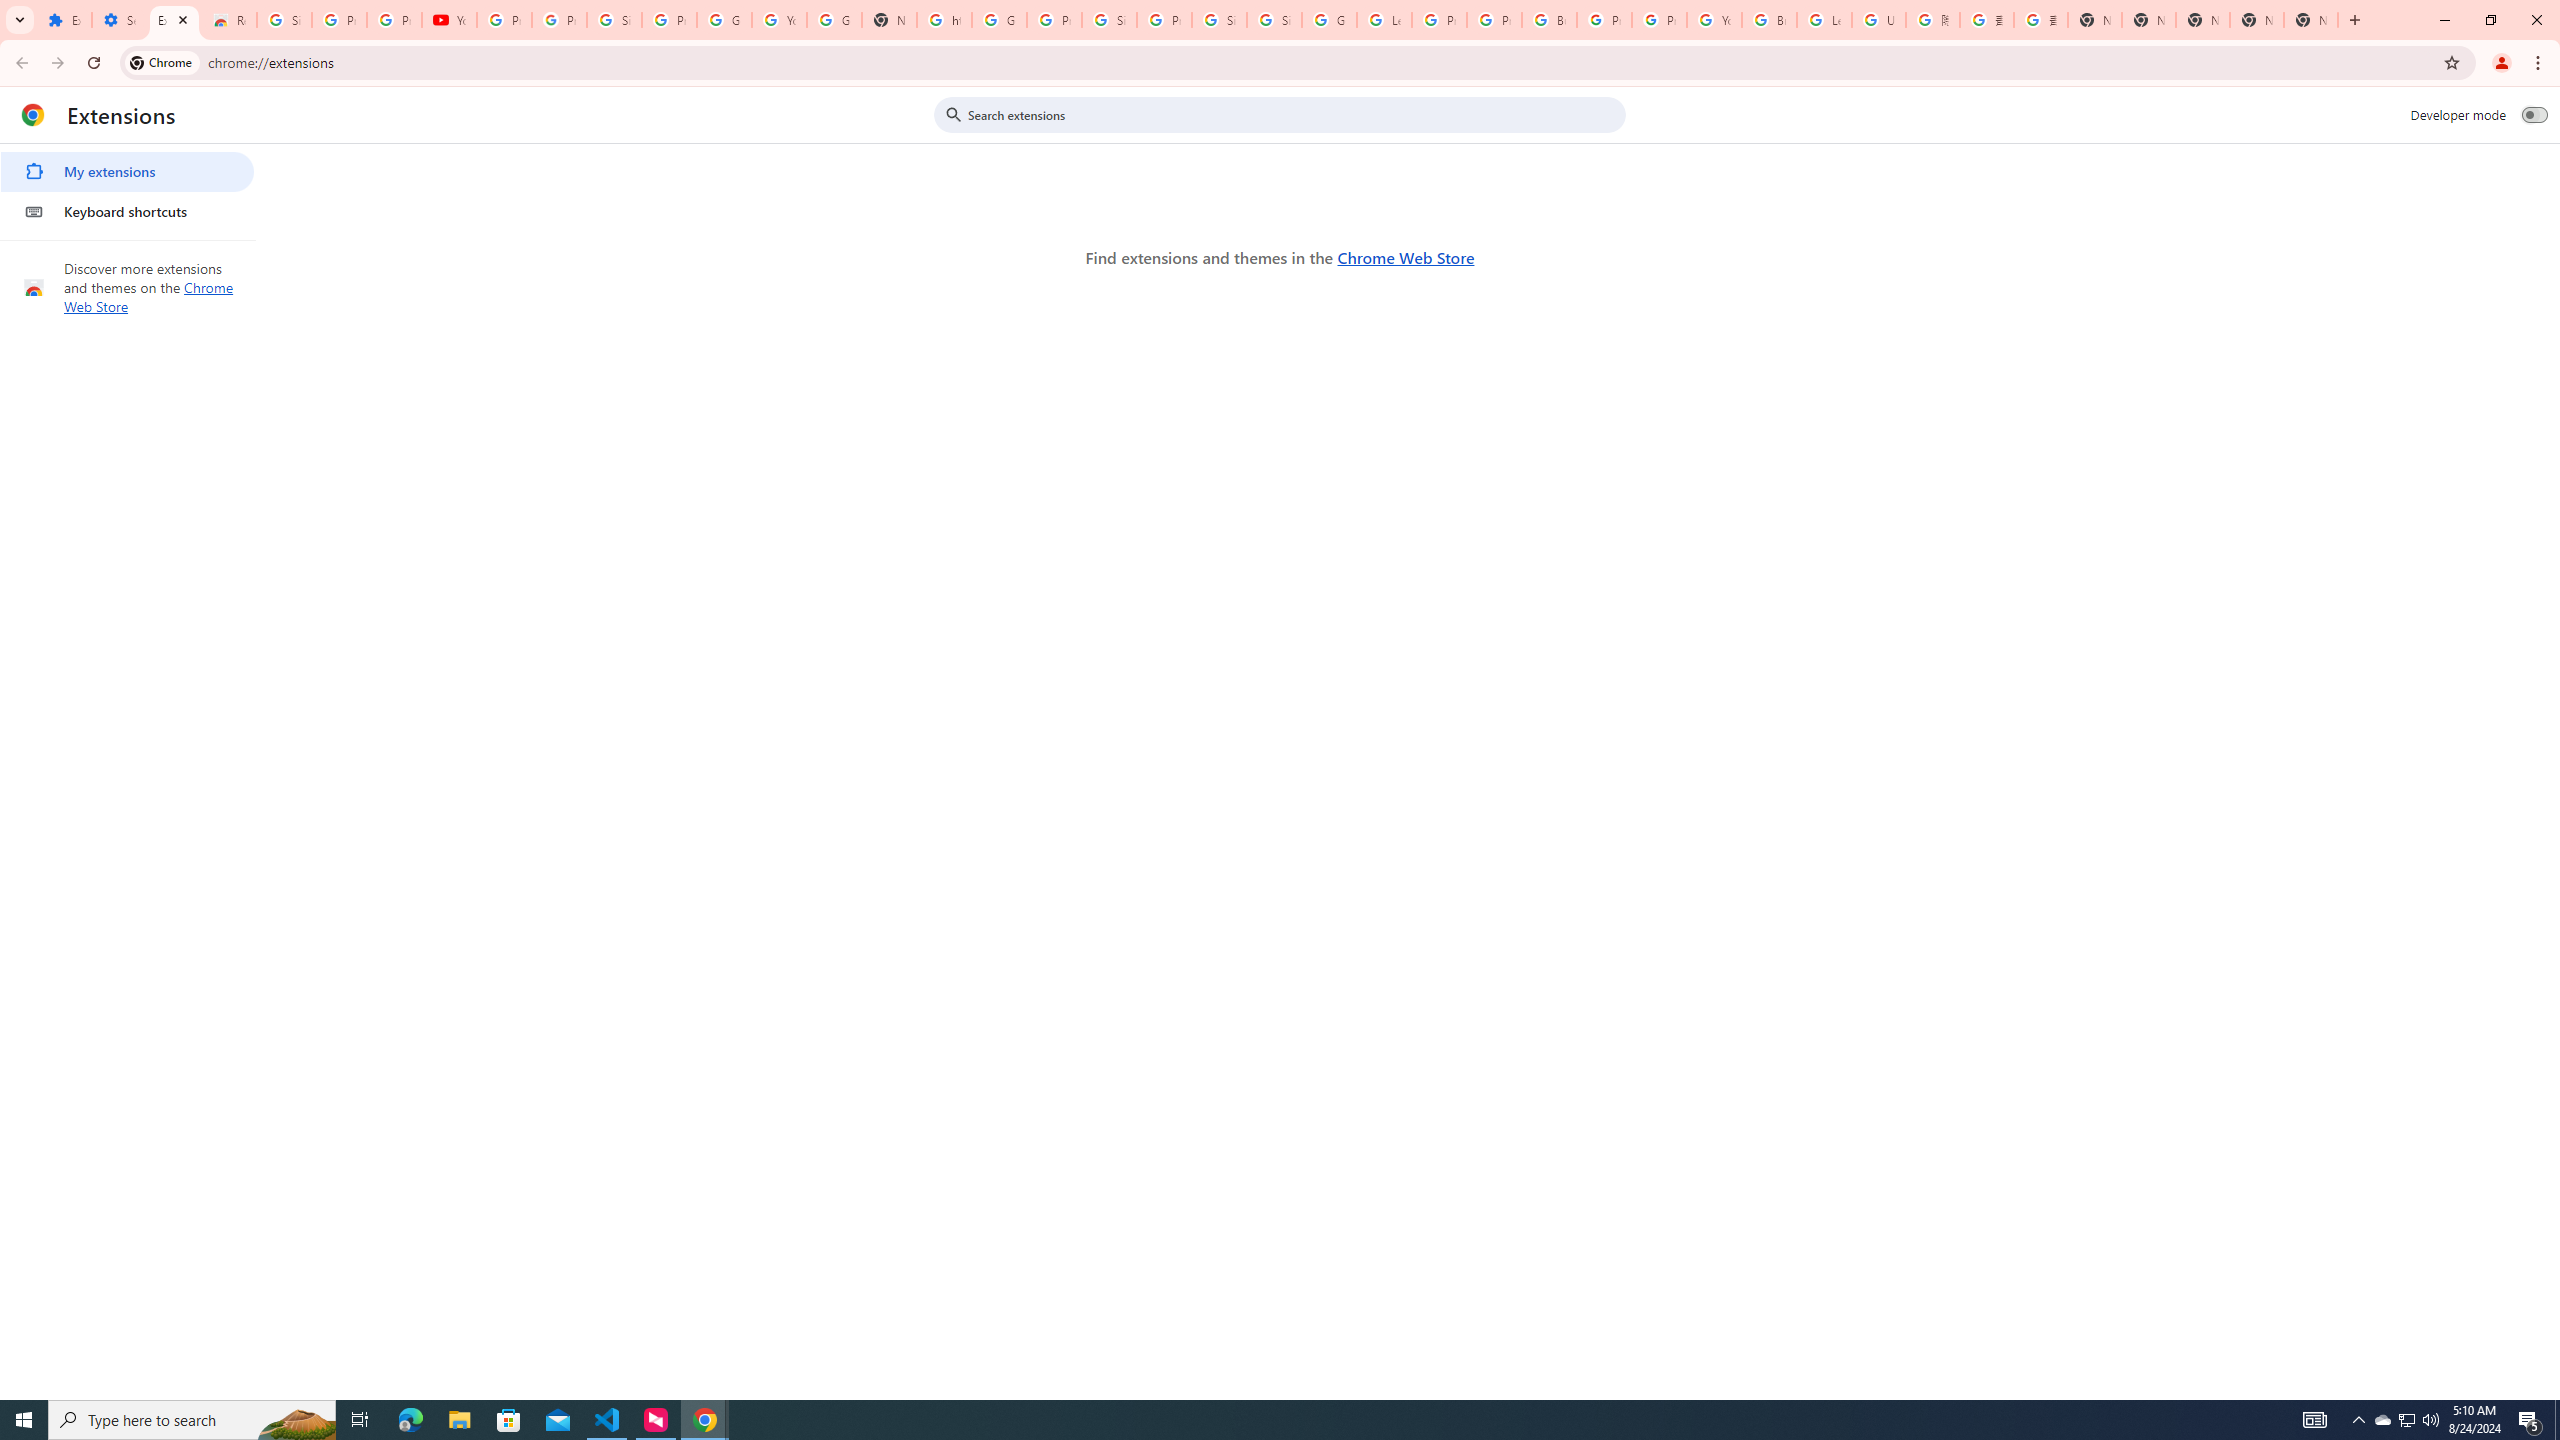 The height and width of the screenshot is (1440, 2560). Describe the element at coordinates (1293, 114) in the screenshot. I see `'Search extensions'` at that location.